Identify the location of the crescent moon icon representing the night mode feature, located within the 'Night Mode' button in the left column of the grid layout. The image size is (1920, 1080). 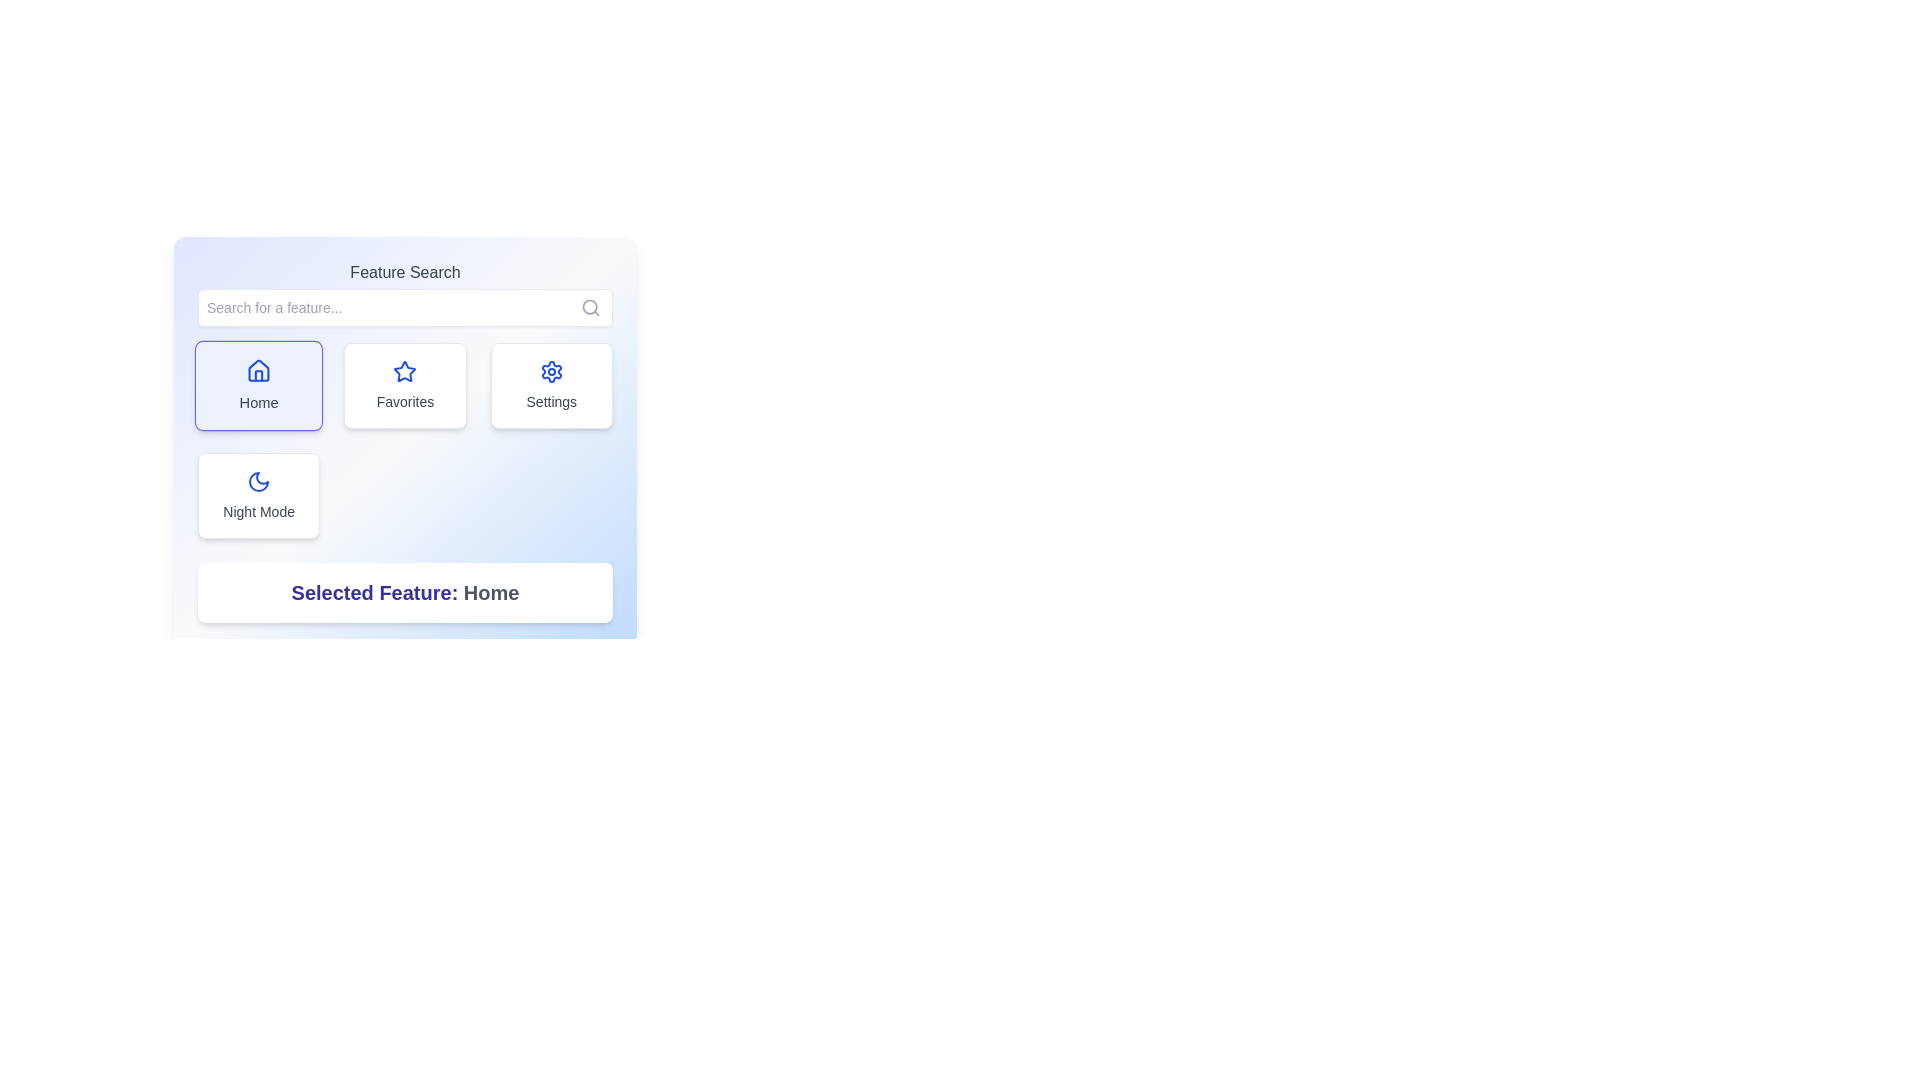
(258, 482).